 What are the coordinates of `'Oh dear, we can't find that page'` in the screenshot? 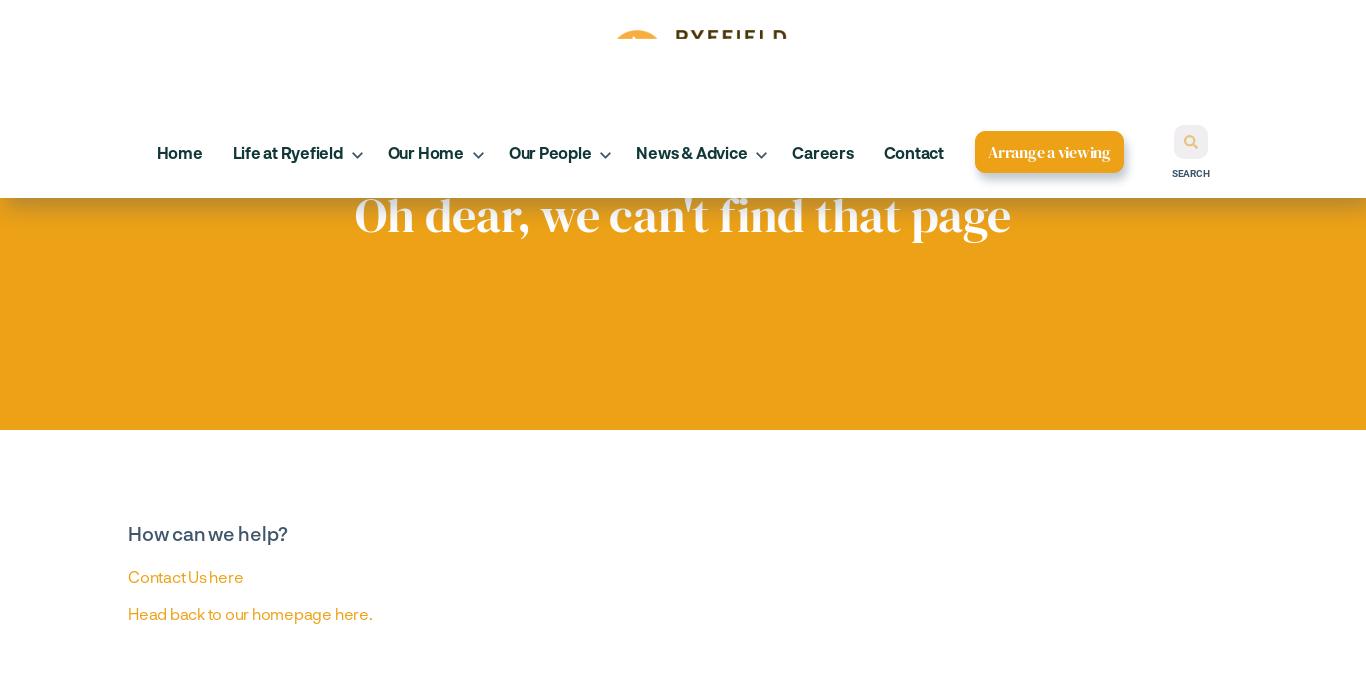 It's located at (681, 213).